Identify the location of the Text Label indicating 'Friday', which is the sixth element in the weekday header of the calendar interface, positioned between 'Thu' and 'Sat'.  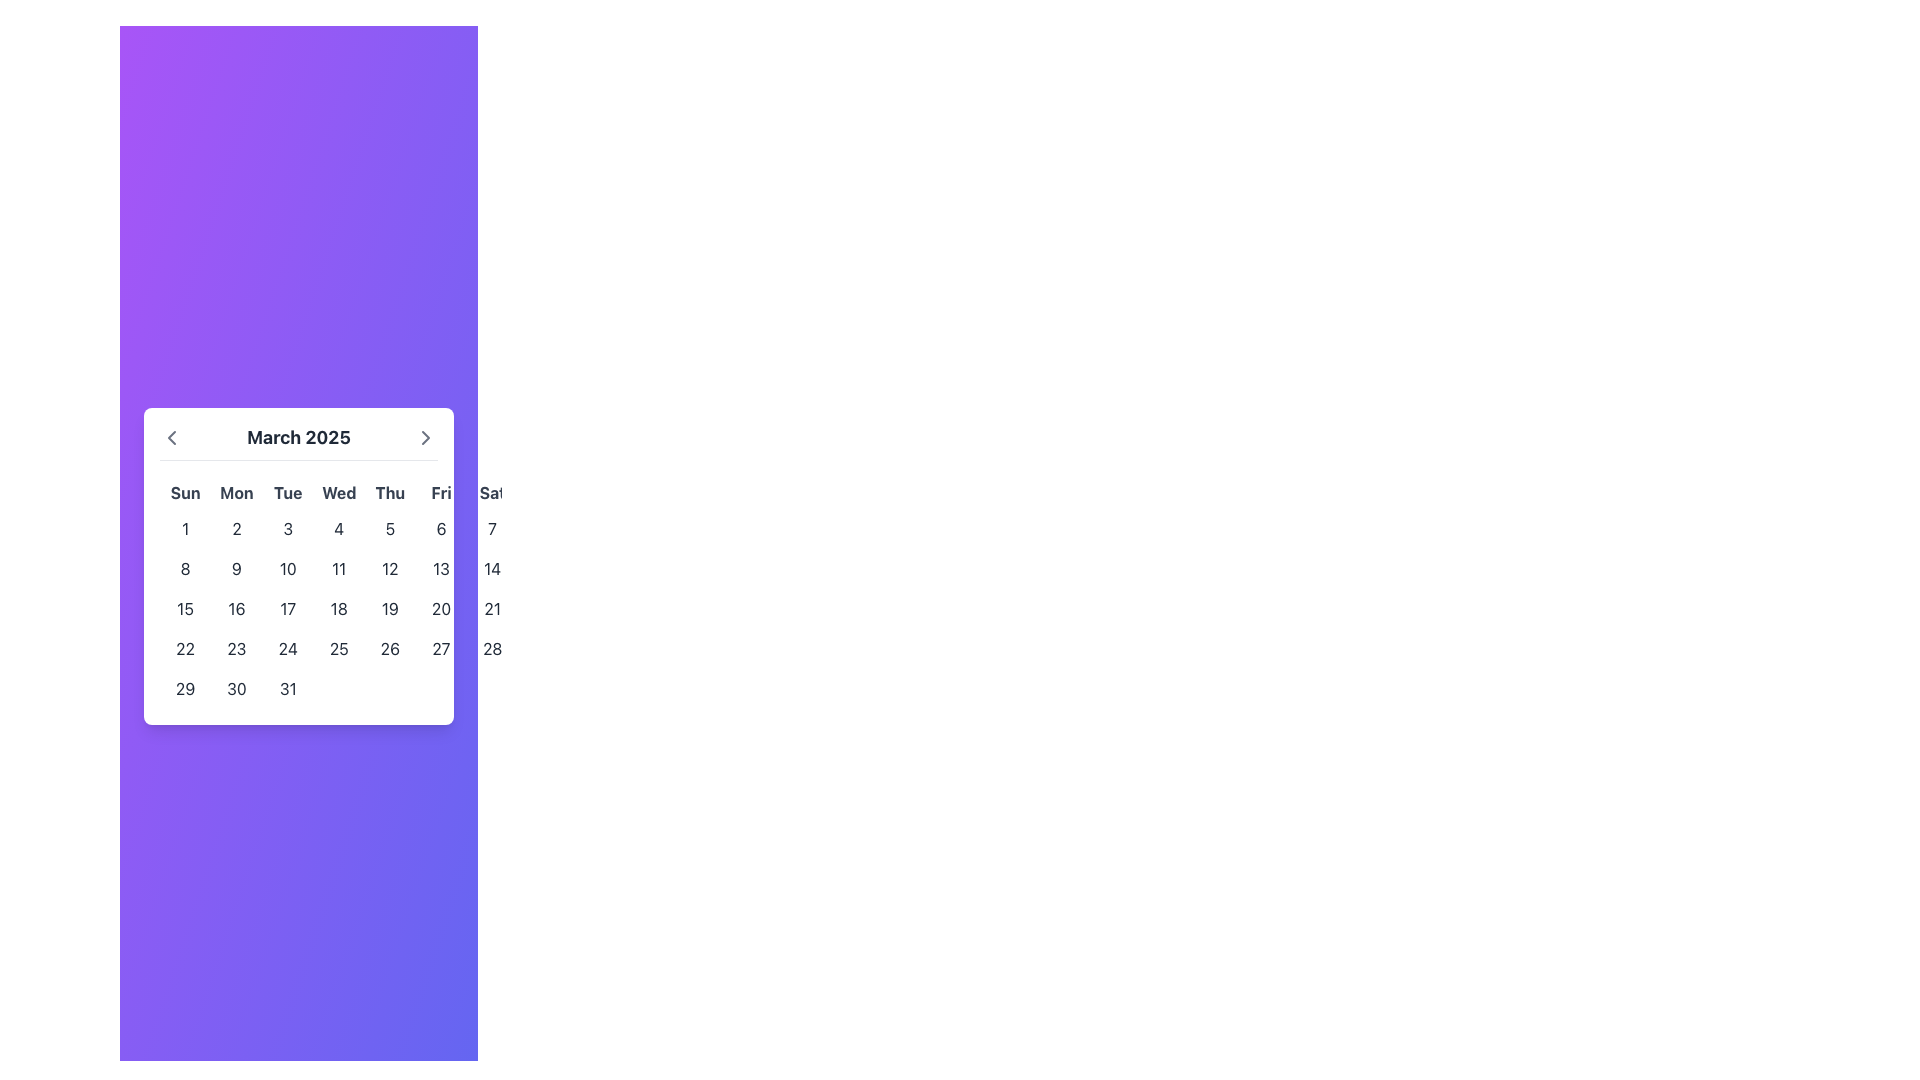
(440, 492).